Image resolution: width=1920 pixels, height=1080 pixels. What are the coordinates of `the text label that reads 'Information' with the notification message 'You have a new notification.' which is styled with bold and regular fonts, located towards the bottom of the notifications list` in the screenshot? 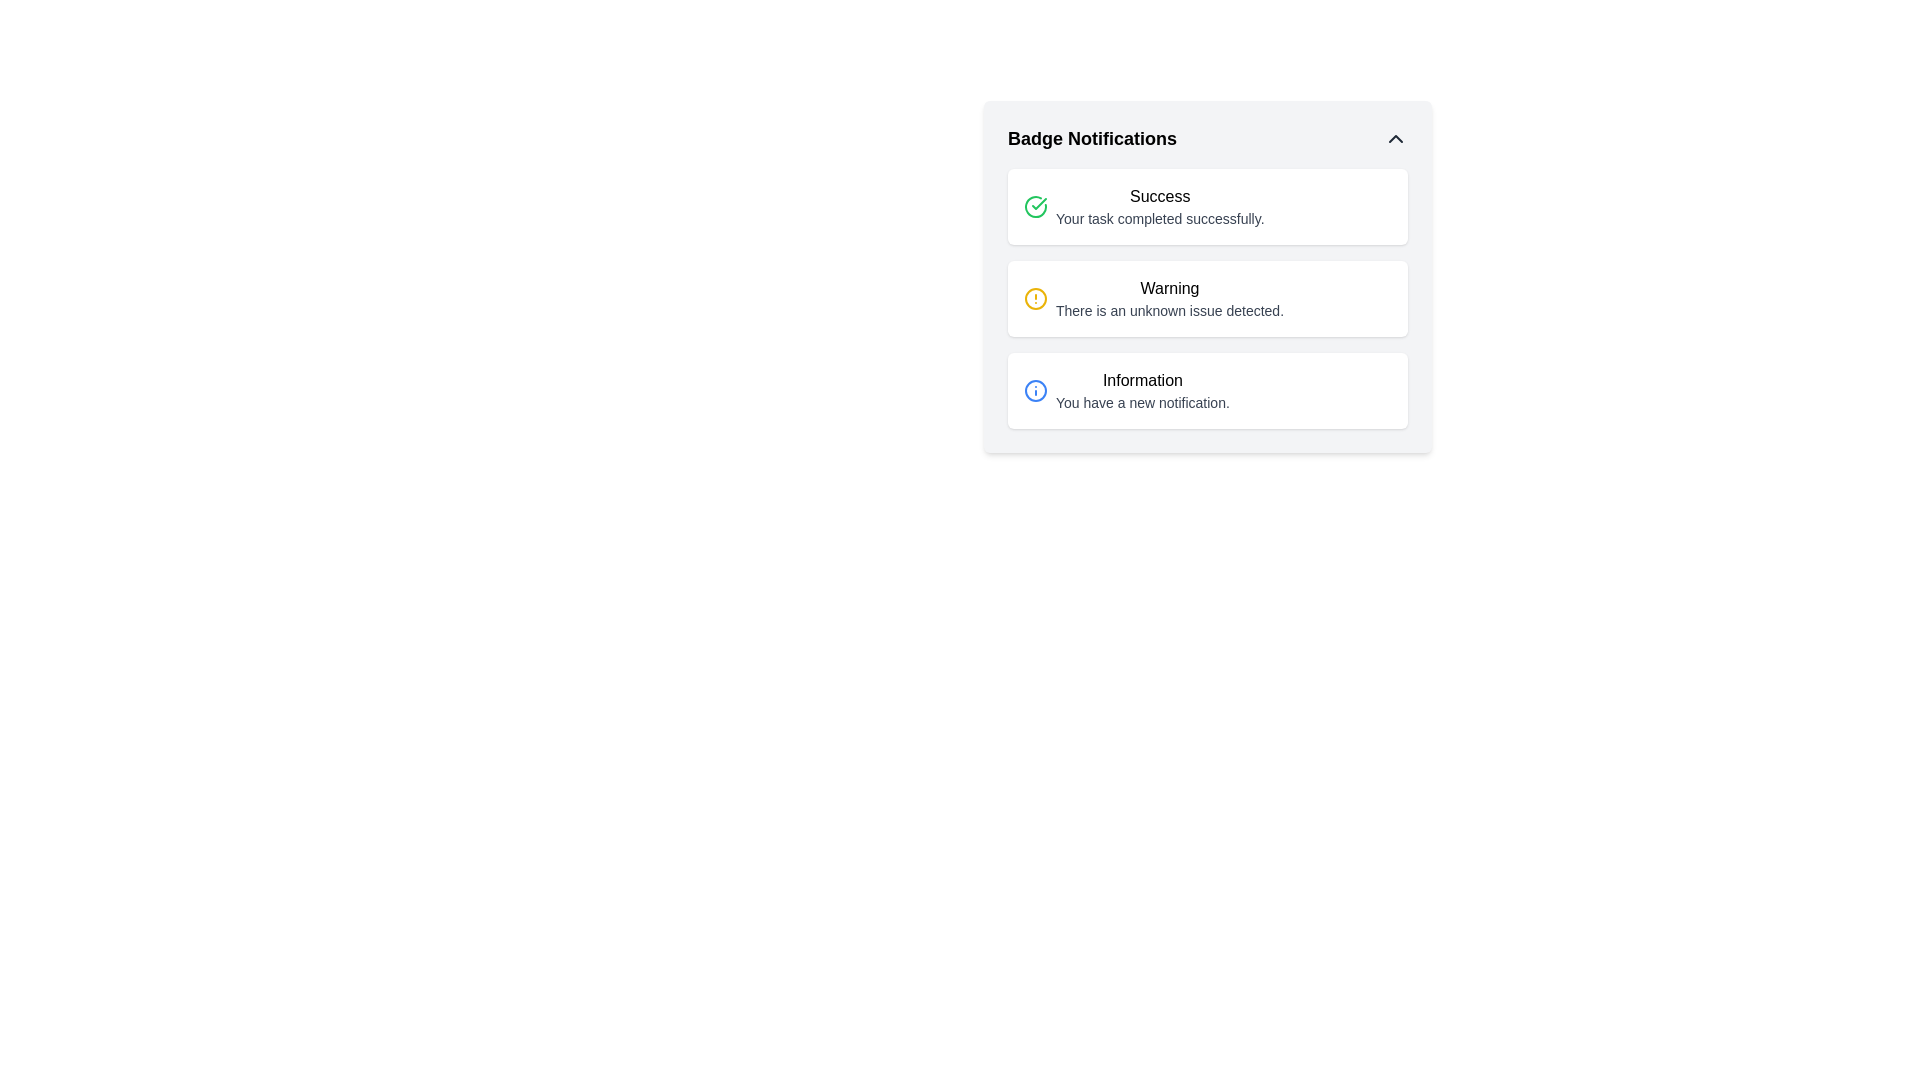 It's located at (1142, 390).